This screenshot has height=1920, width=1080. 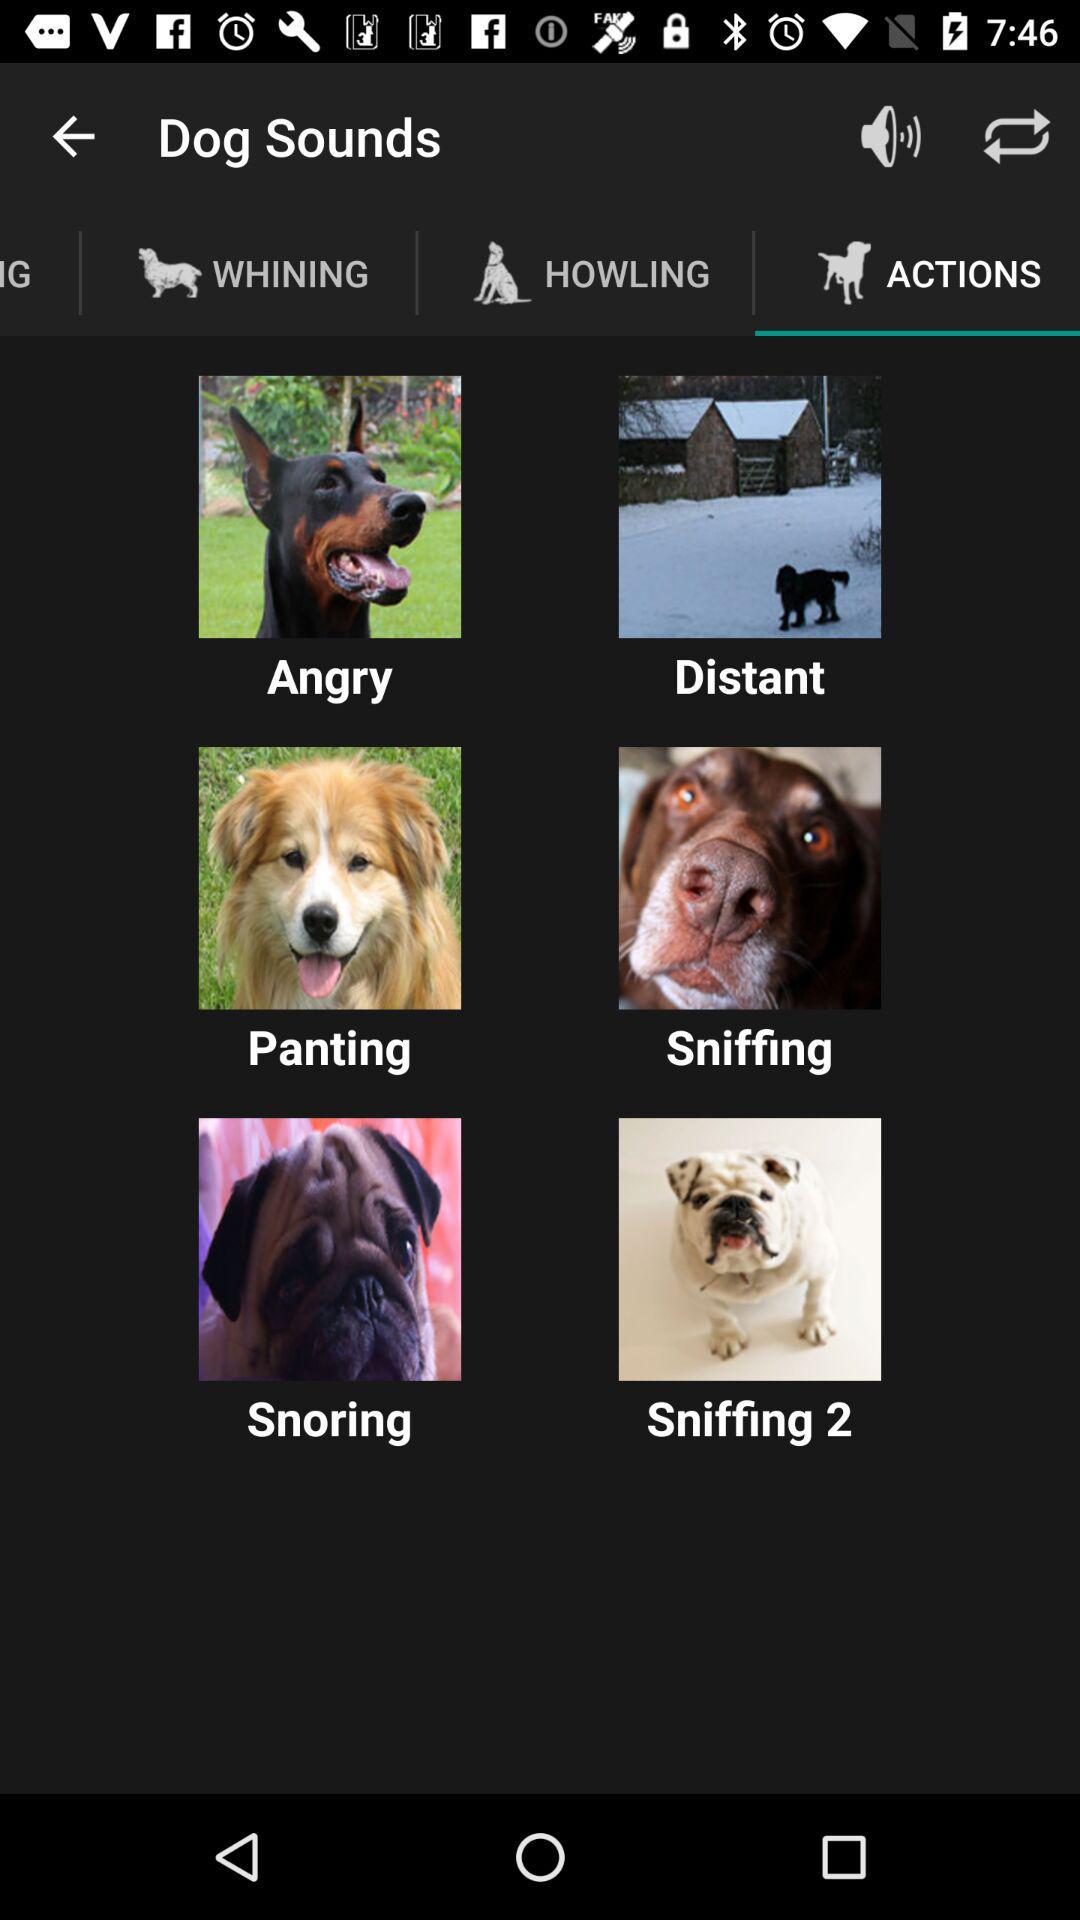 I want to click on the icon above actions, so click(x=890, y=135).